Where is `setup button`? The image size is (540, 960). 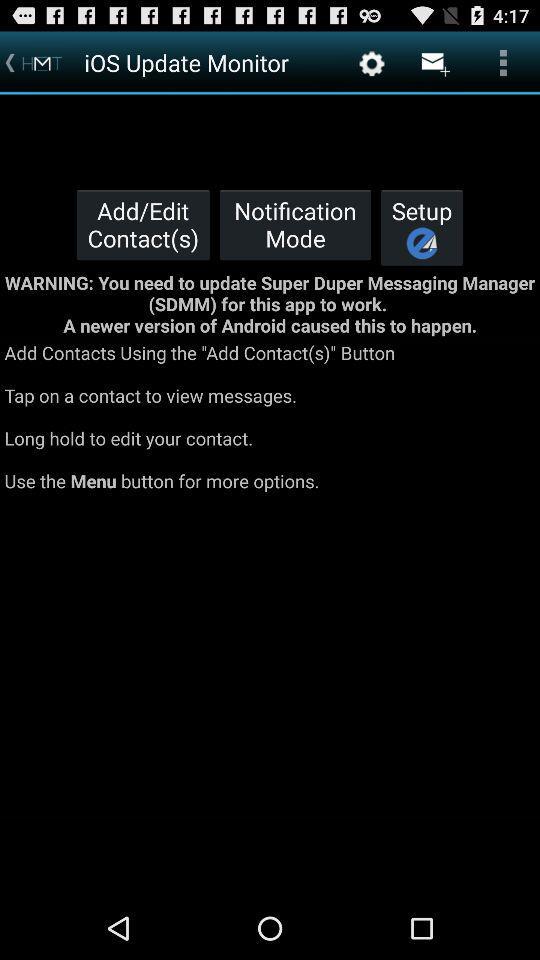 setup button is located at coordinates (421, 227).